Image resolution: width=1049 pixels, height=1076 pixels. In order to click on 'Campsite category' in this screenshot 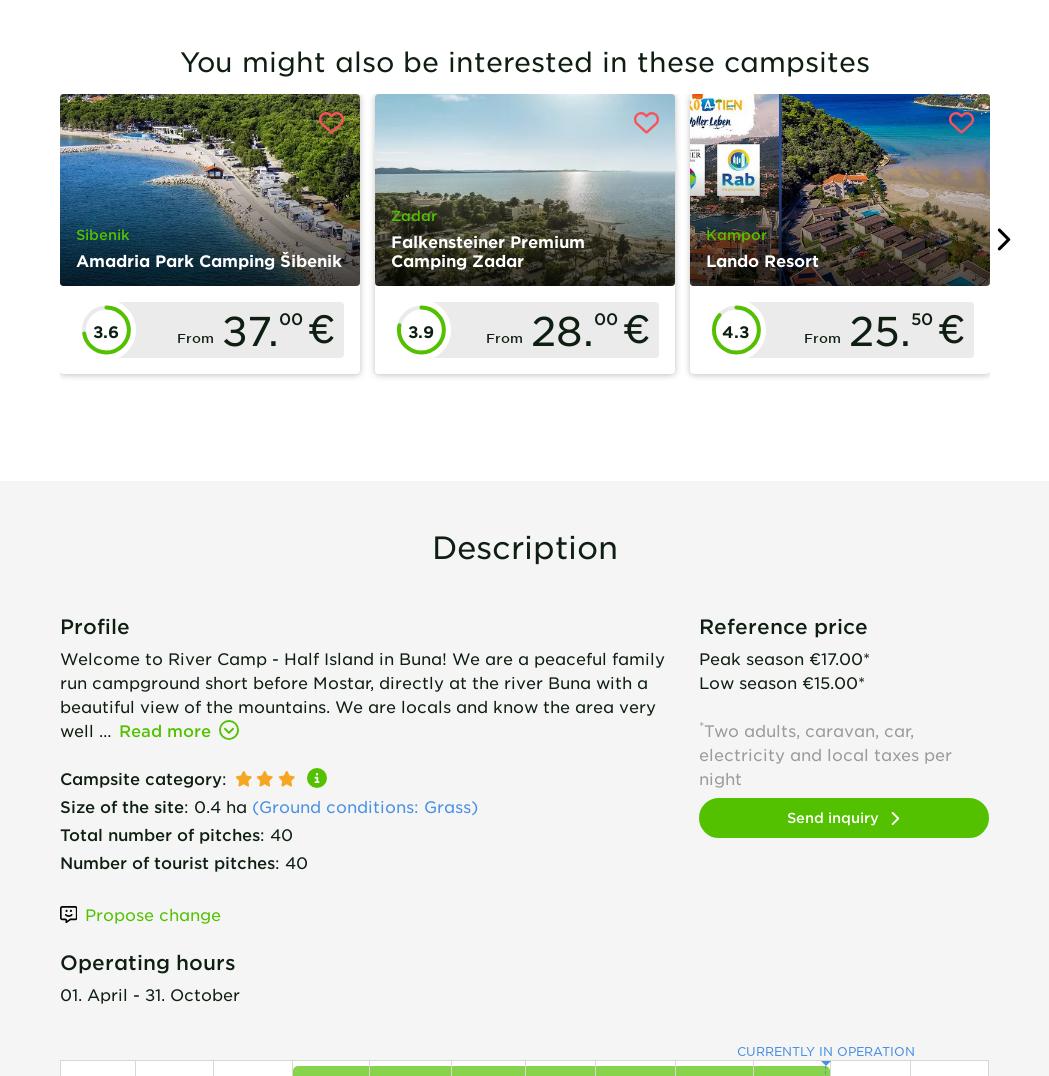, I will do `click(140, 777)`.